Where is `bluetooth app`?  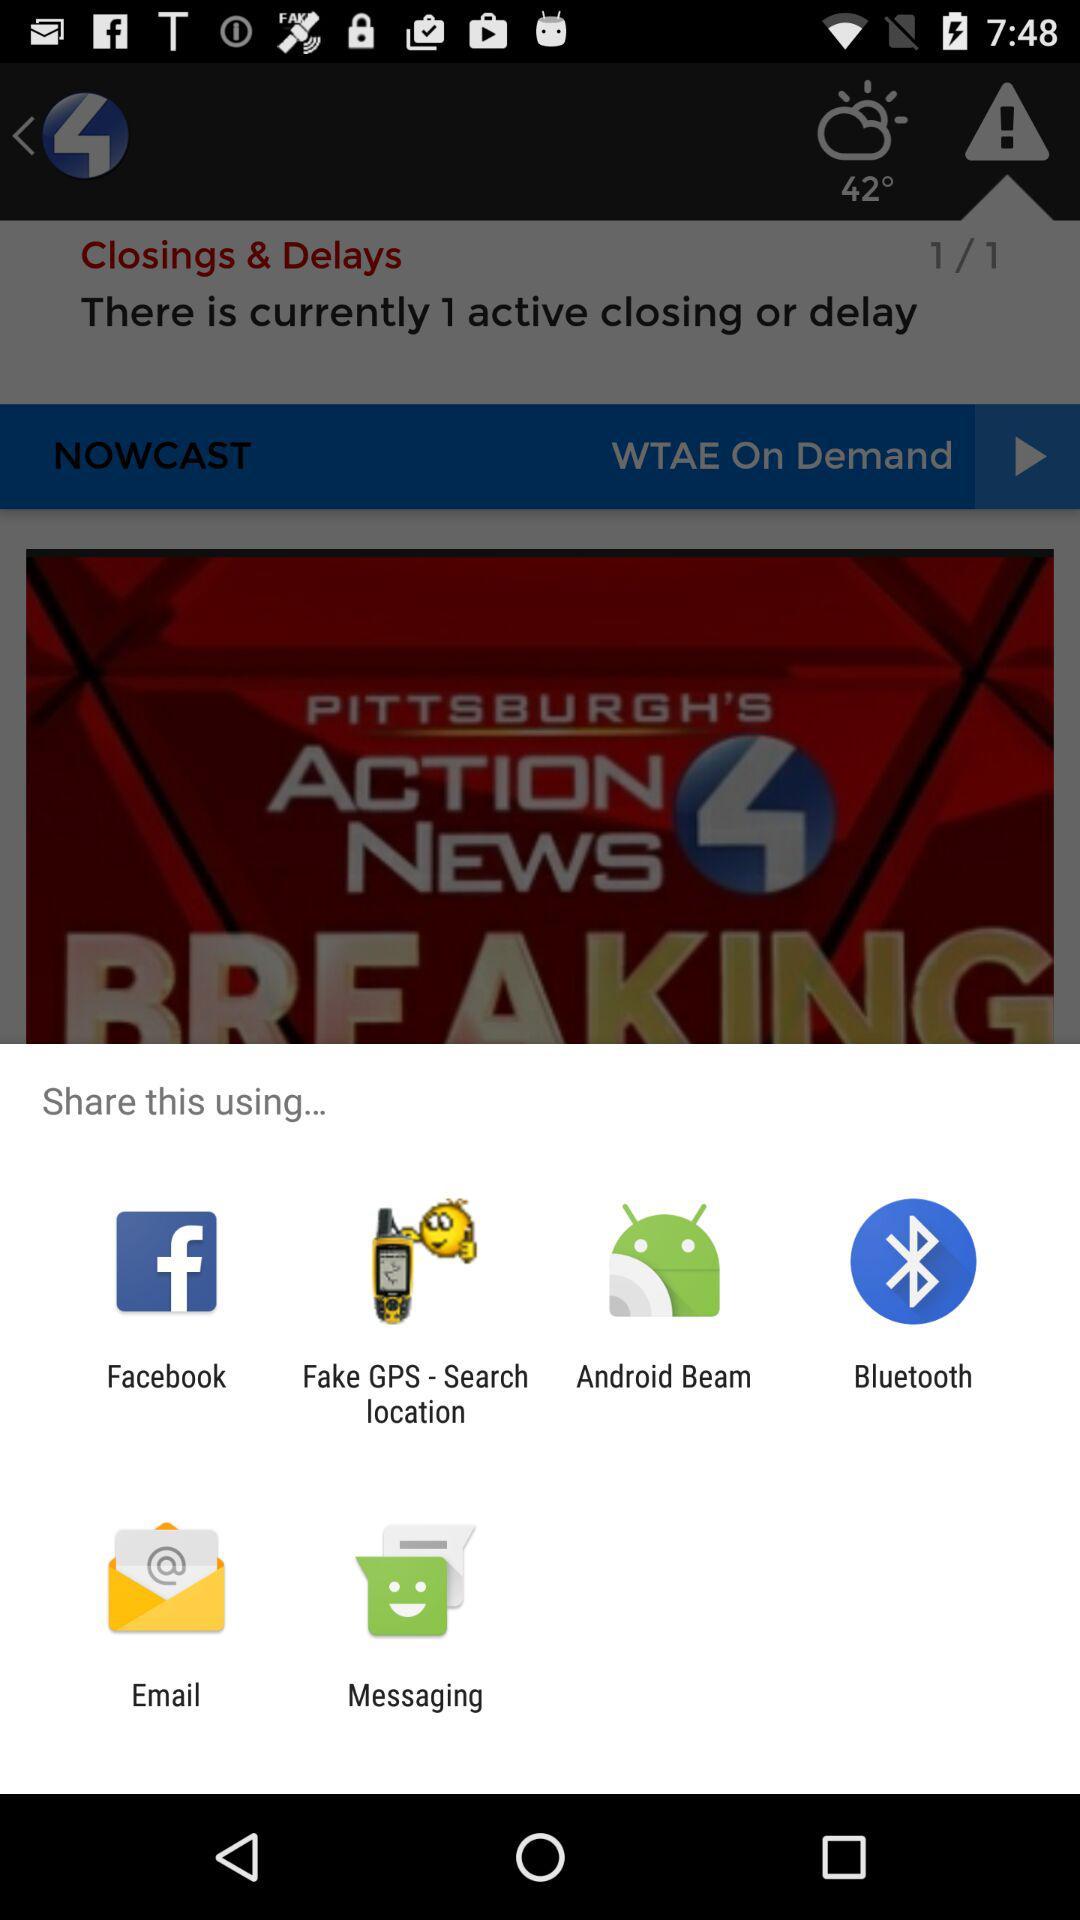 bluetooth app is located at coordinates (913, 1392).